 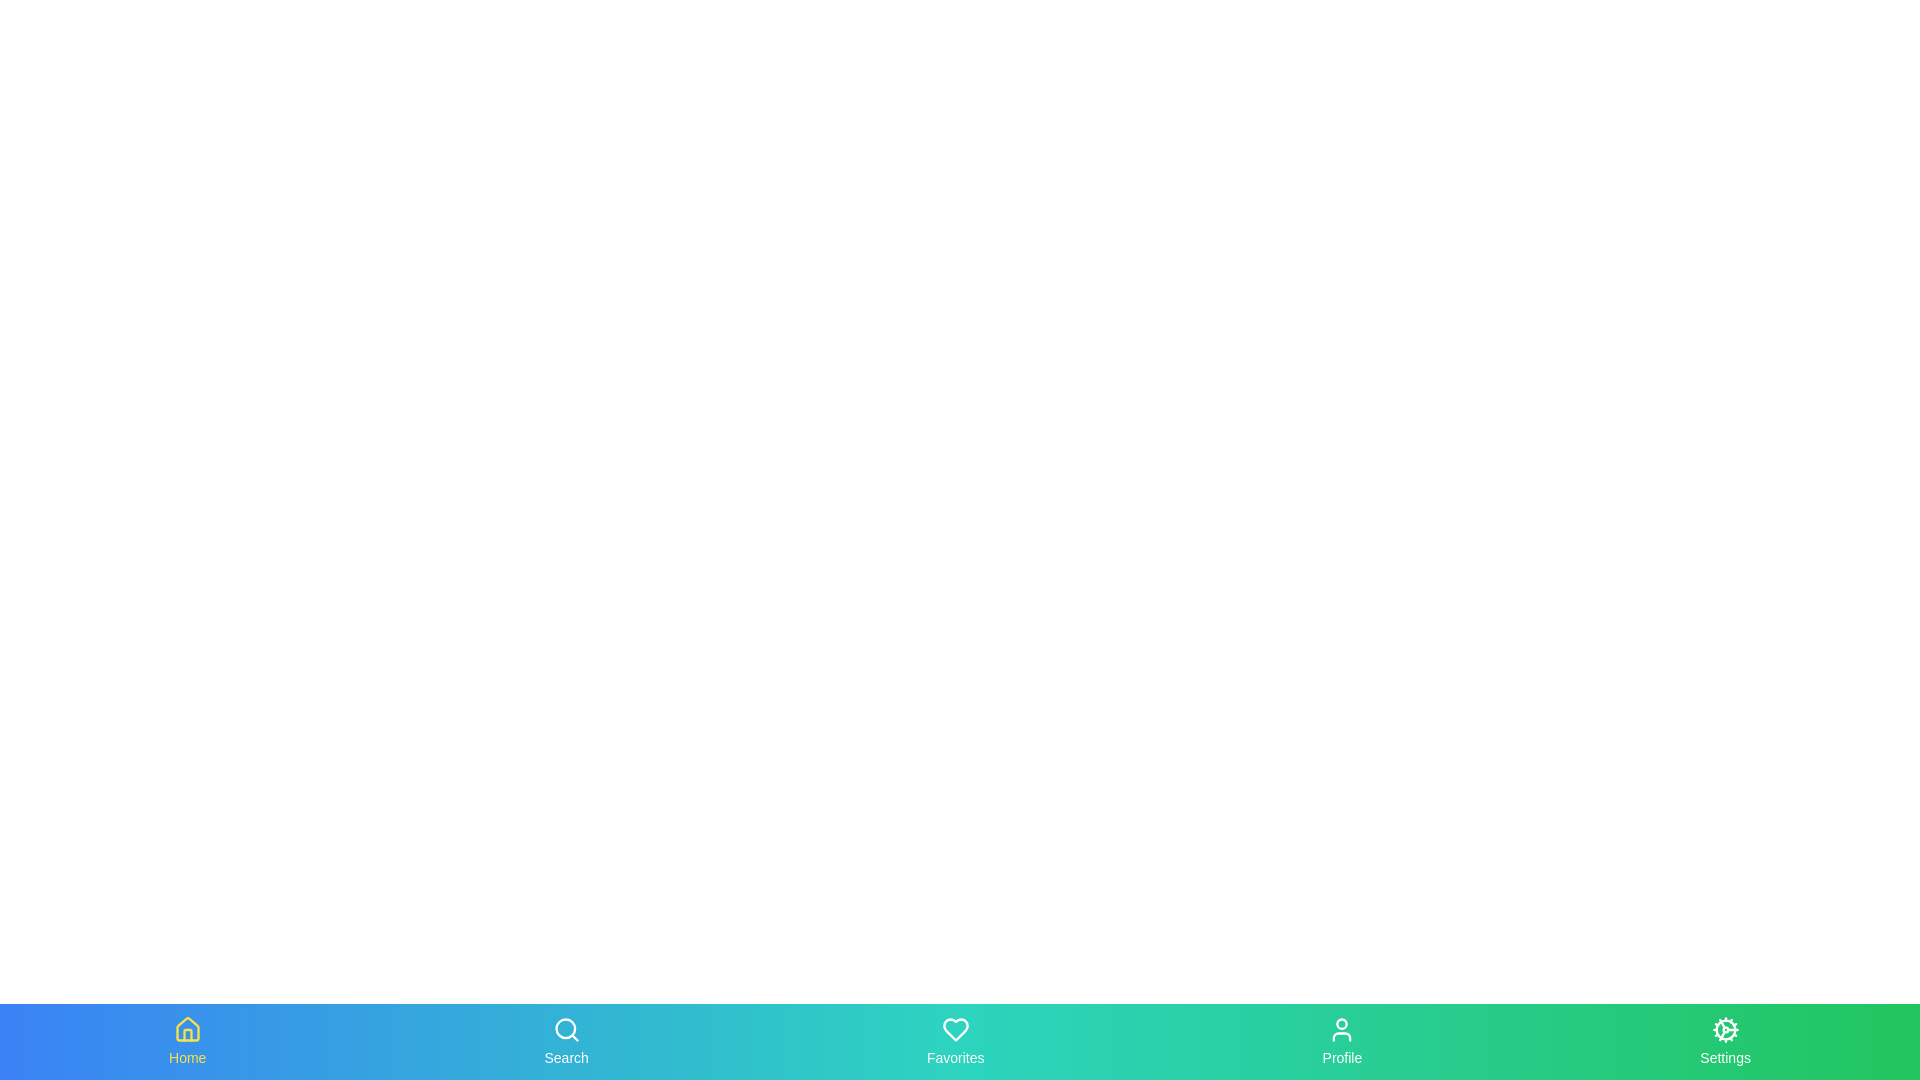 I want to click on the Profile tab in the bottom navigation, so click(x=1342, y=1040).